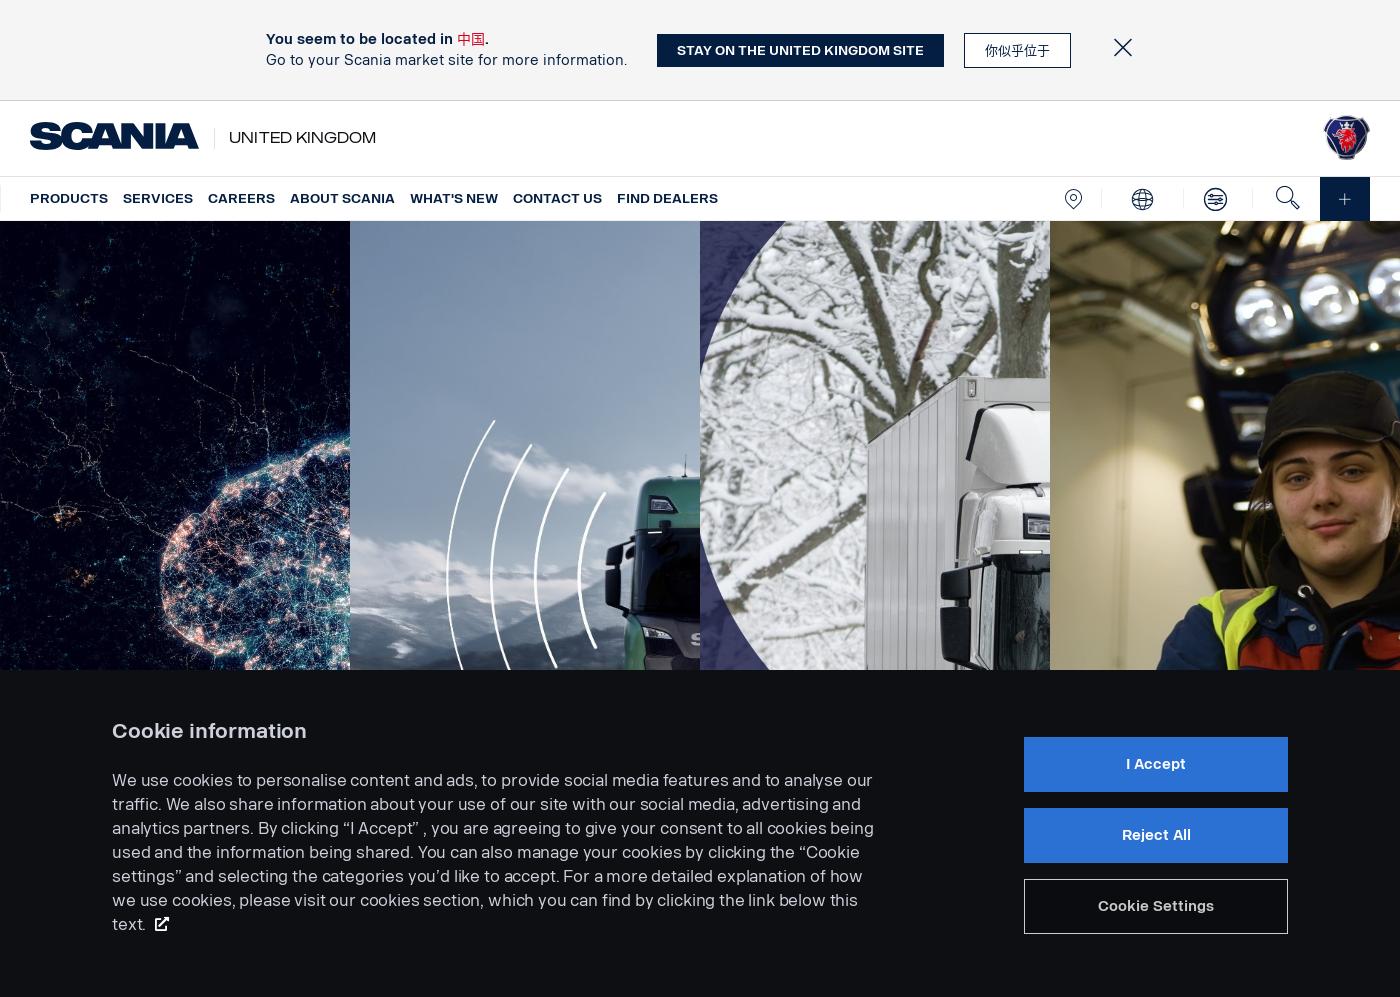 This screenshot has height=997, width=1400. Describe the element at coordinates (864, 873) in the screenshot. I see `'The road to safety'` at that location.